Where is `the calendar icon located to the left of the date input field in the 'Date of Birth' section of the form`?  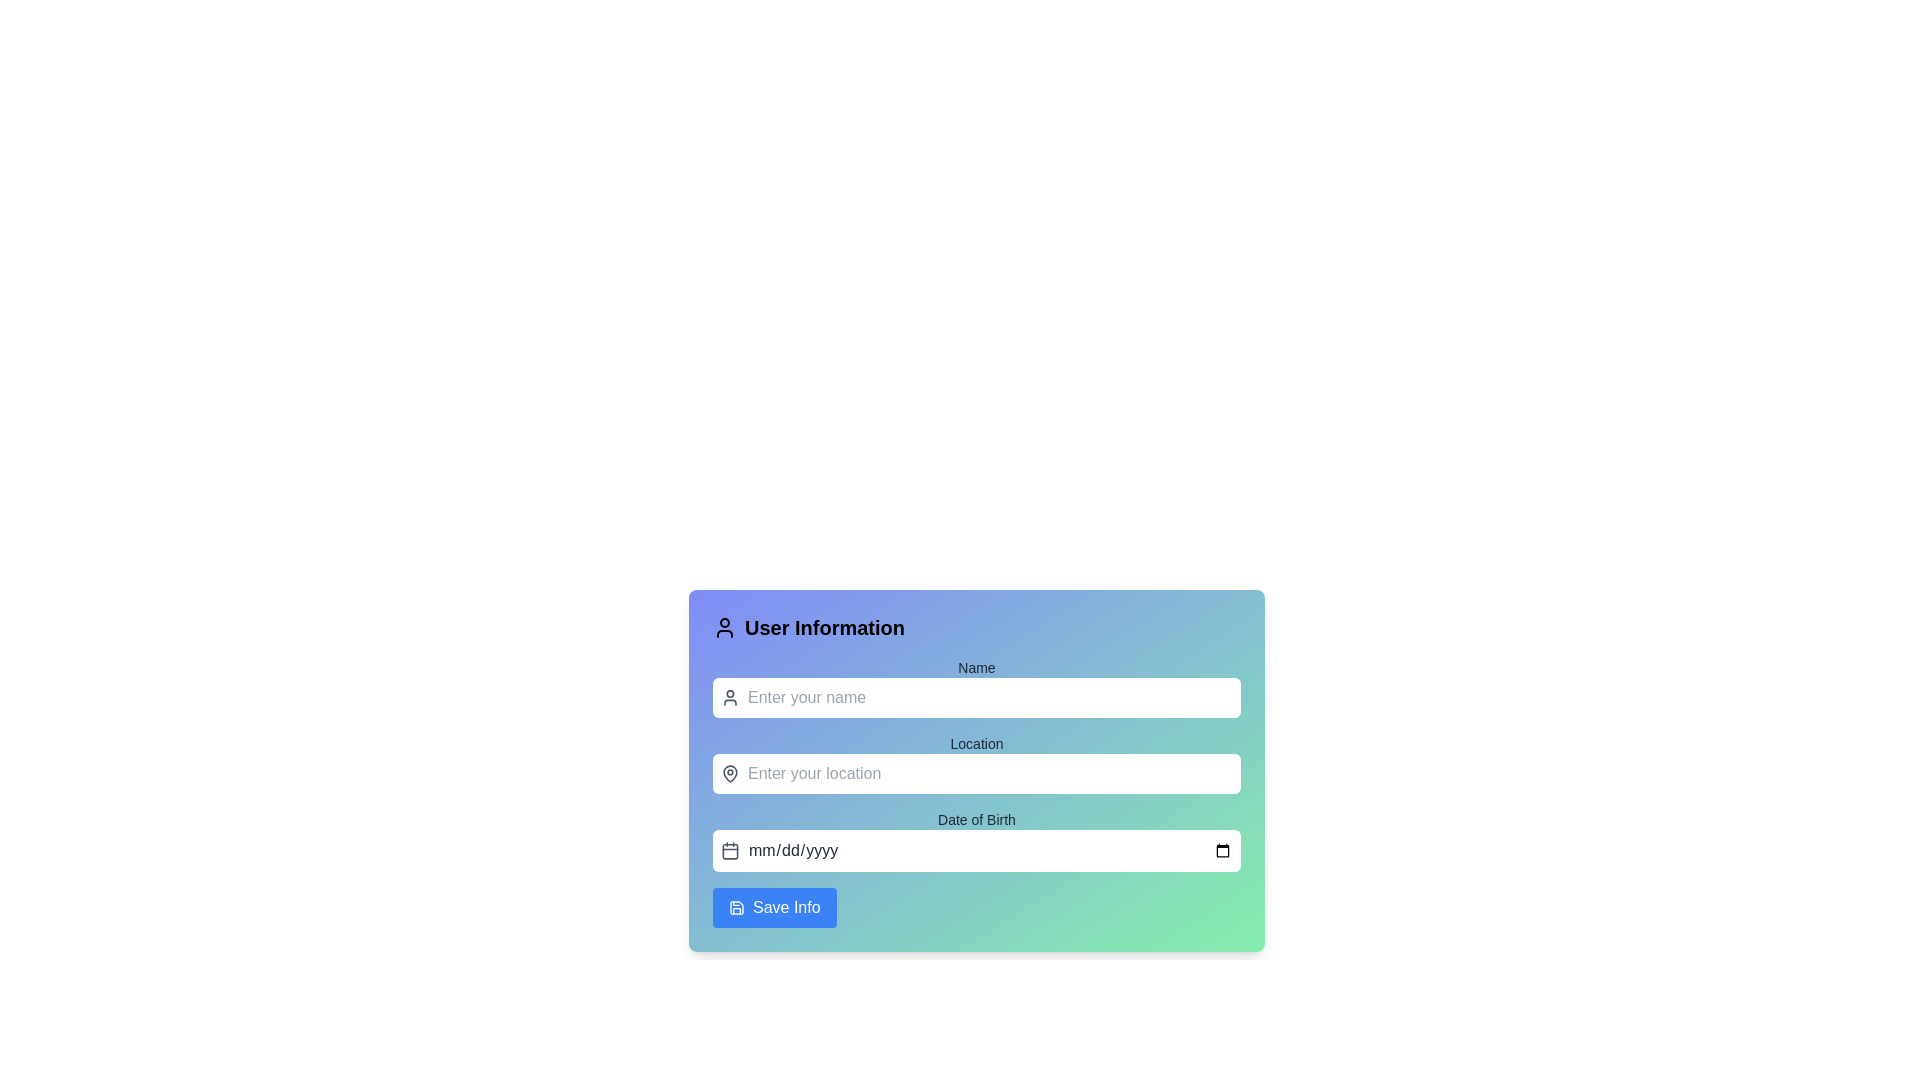 the calendar icon located to the left of the date input field in the 'Date of Birth' section of the form is located at coordinates (729, 851).